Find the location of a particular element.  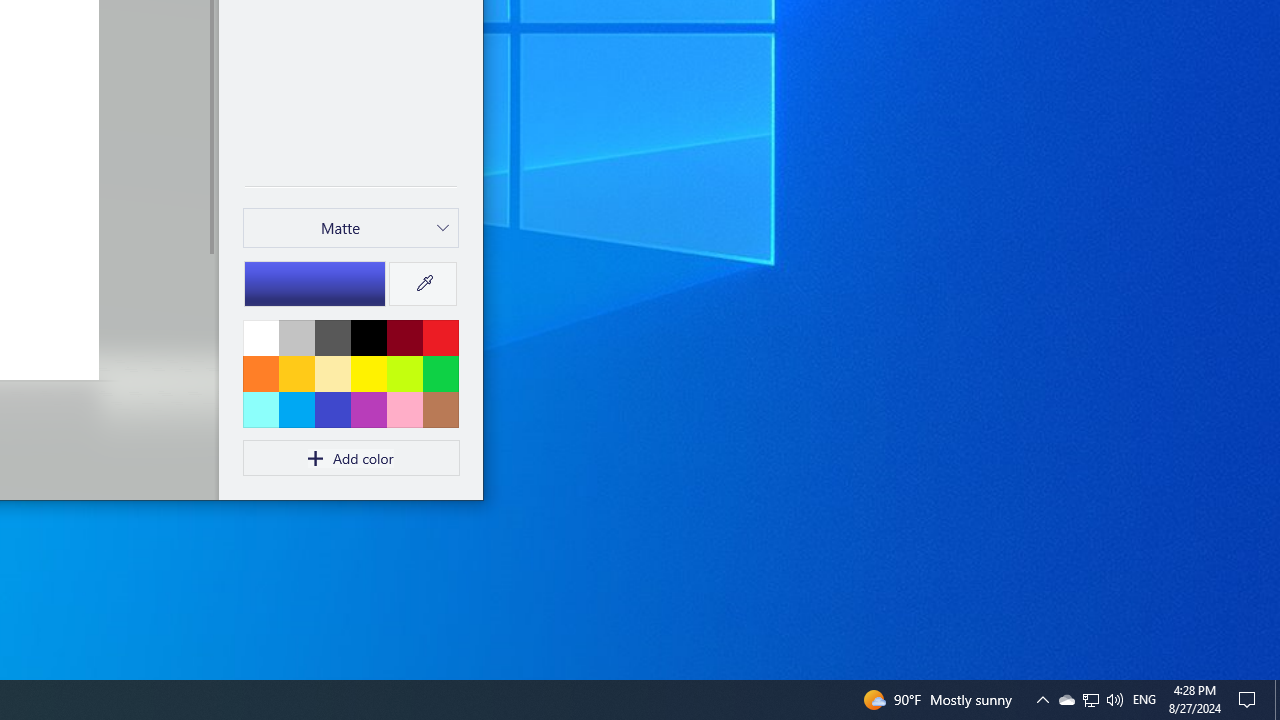

'Eyedropper' is located at coordinates (422, 284).